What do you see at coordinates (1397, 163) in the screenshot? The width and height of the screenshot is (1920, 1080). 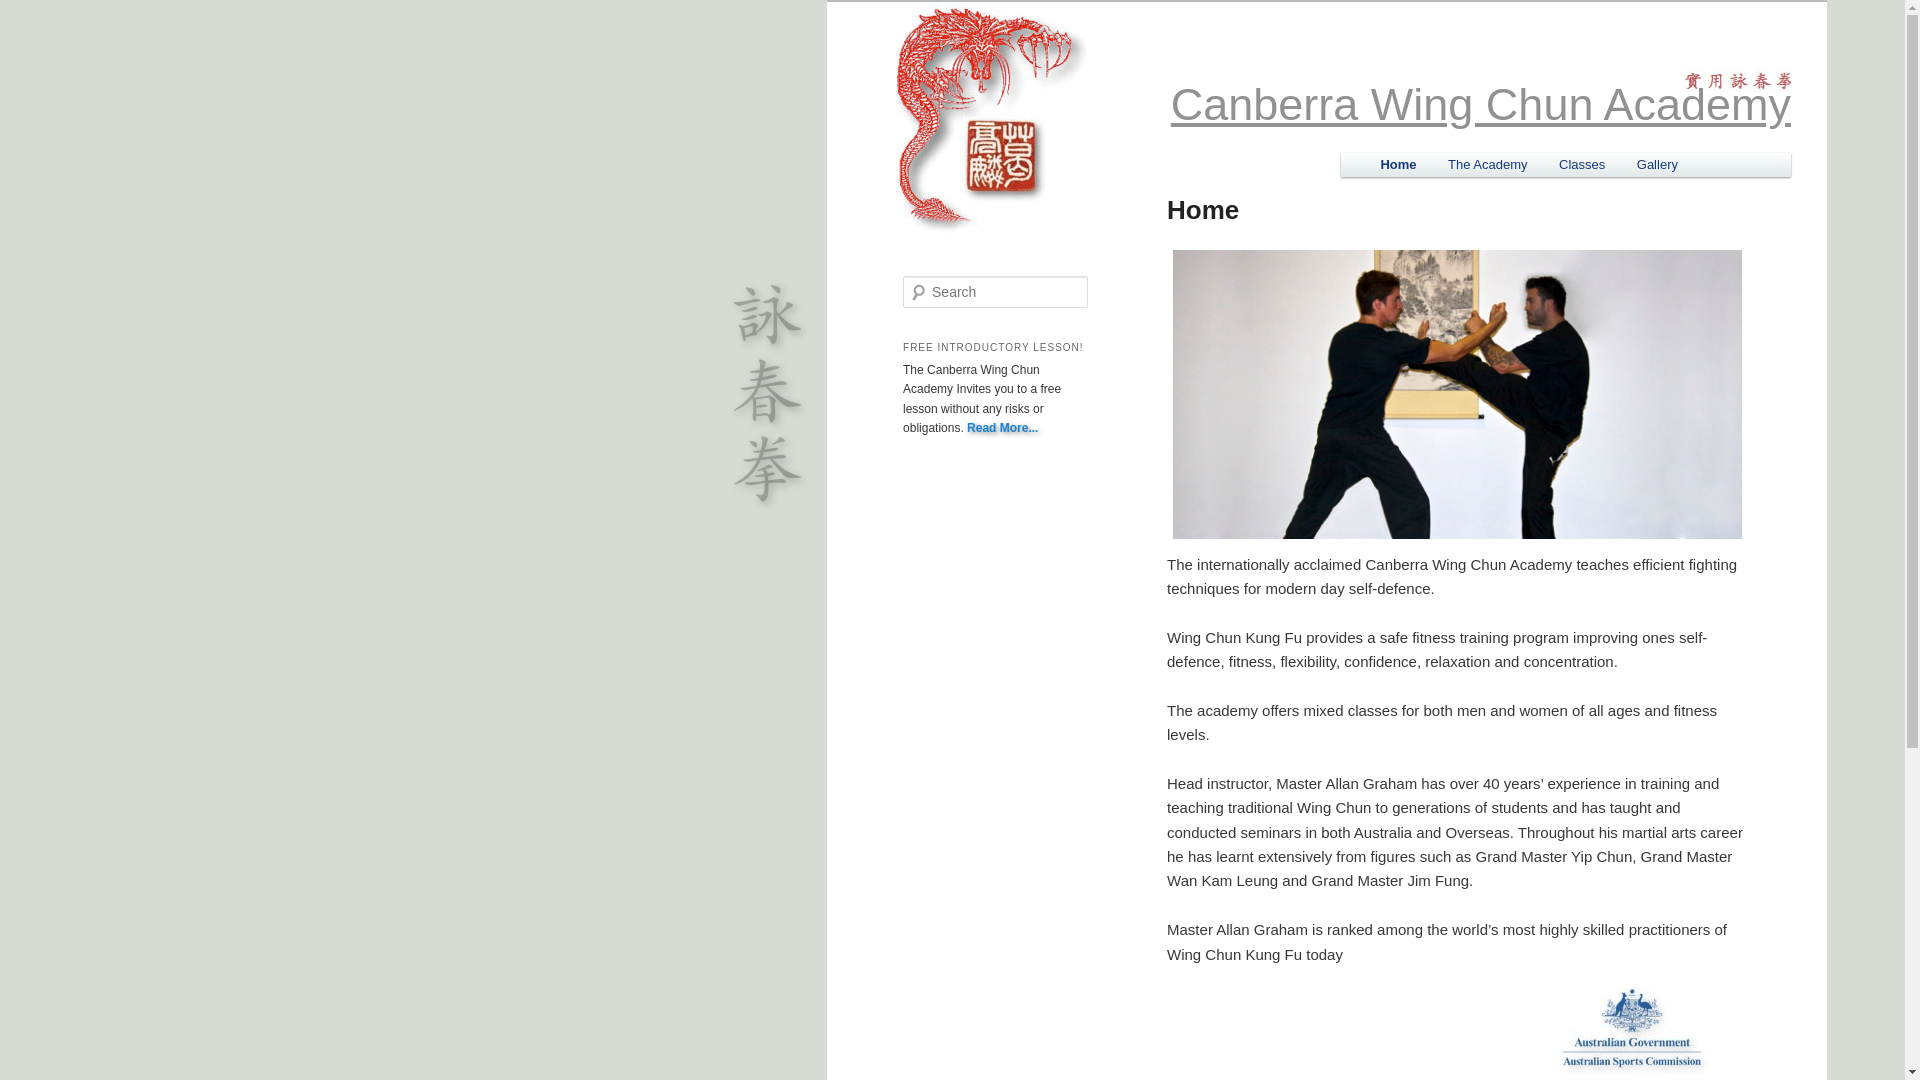 I see `'Home'` at bounding box center [1397, 163].